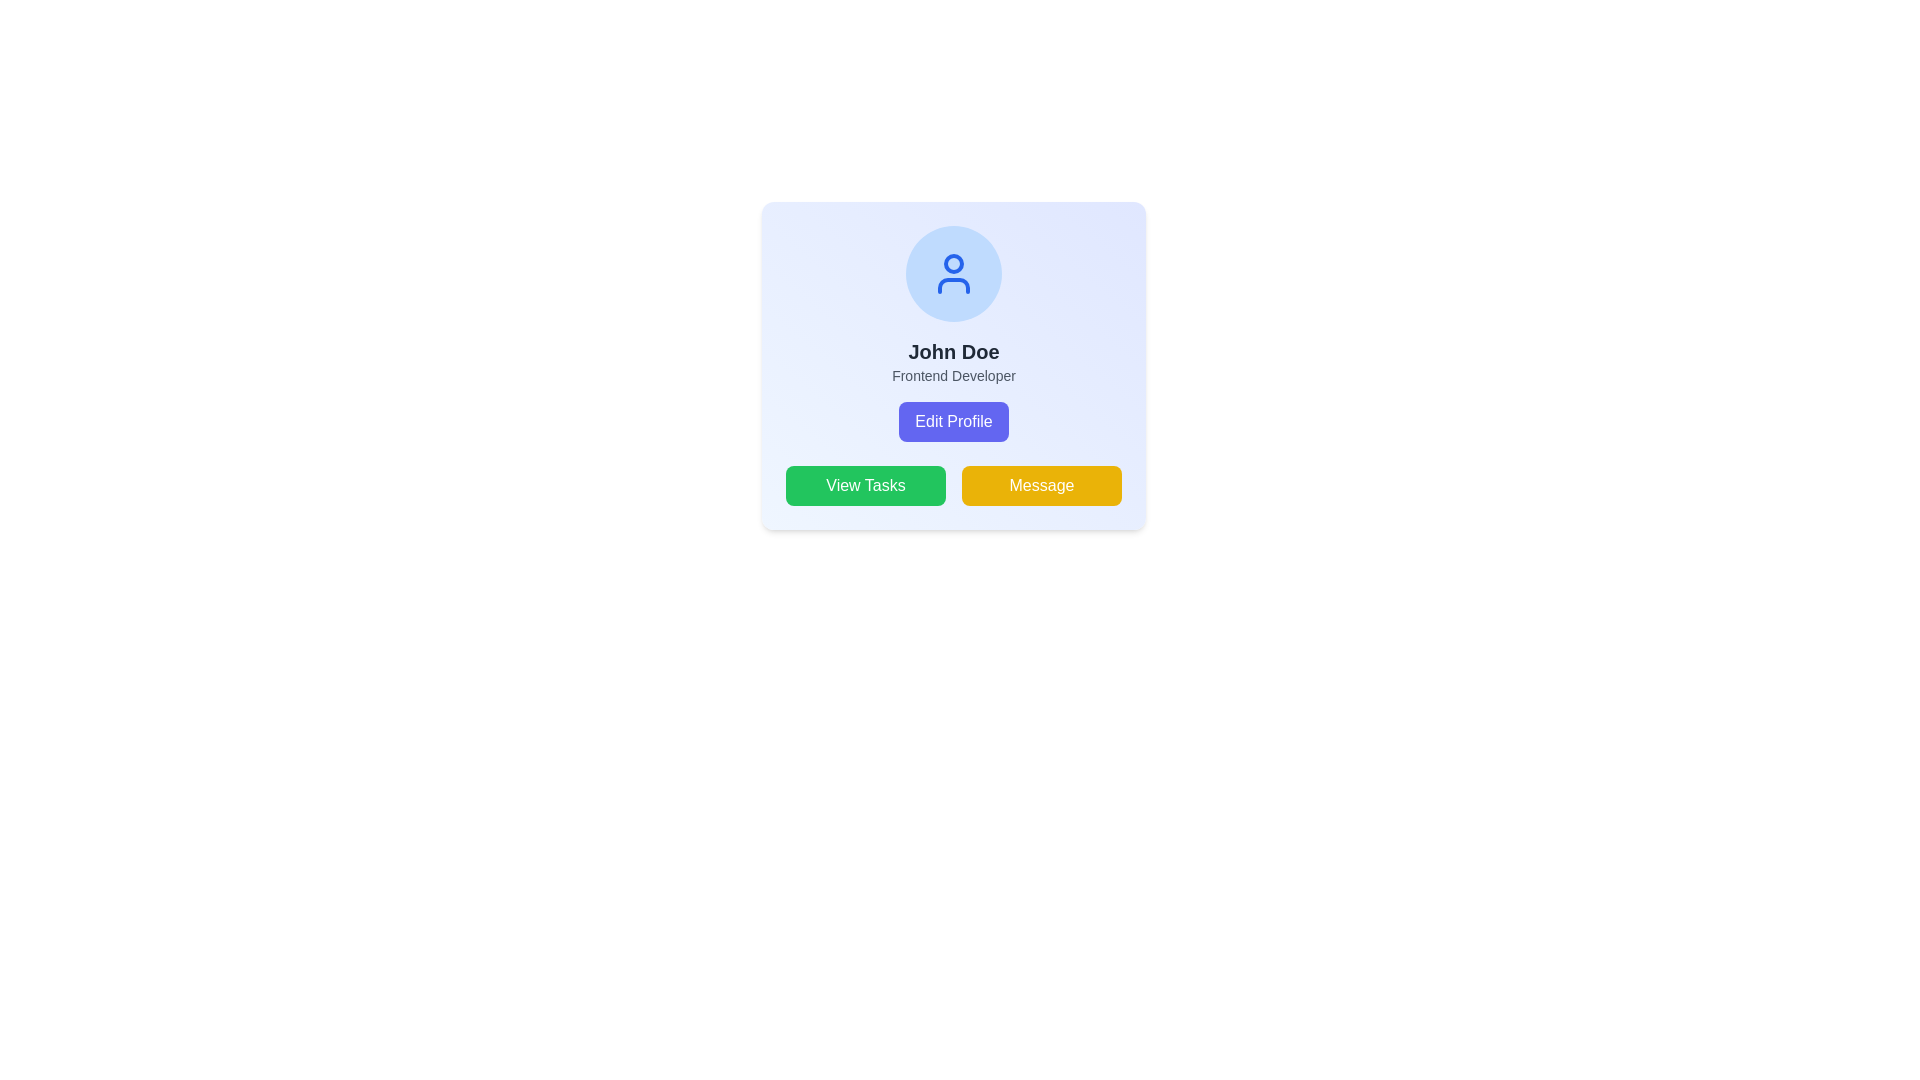 The width and height of the screenshot is (1920, 1080). I want to click on the decorative circle element of the 'user' icon, which represents a head or face, located at the upper section of the icon, so click(953, 262).